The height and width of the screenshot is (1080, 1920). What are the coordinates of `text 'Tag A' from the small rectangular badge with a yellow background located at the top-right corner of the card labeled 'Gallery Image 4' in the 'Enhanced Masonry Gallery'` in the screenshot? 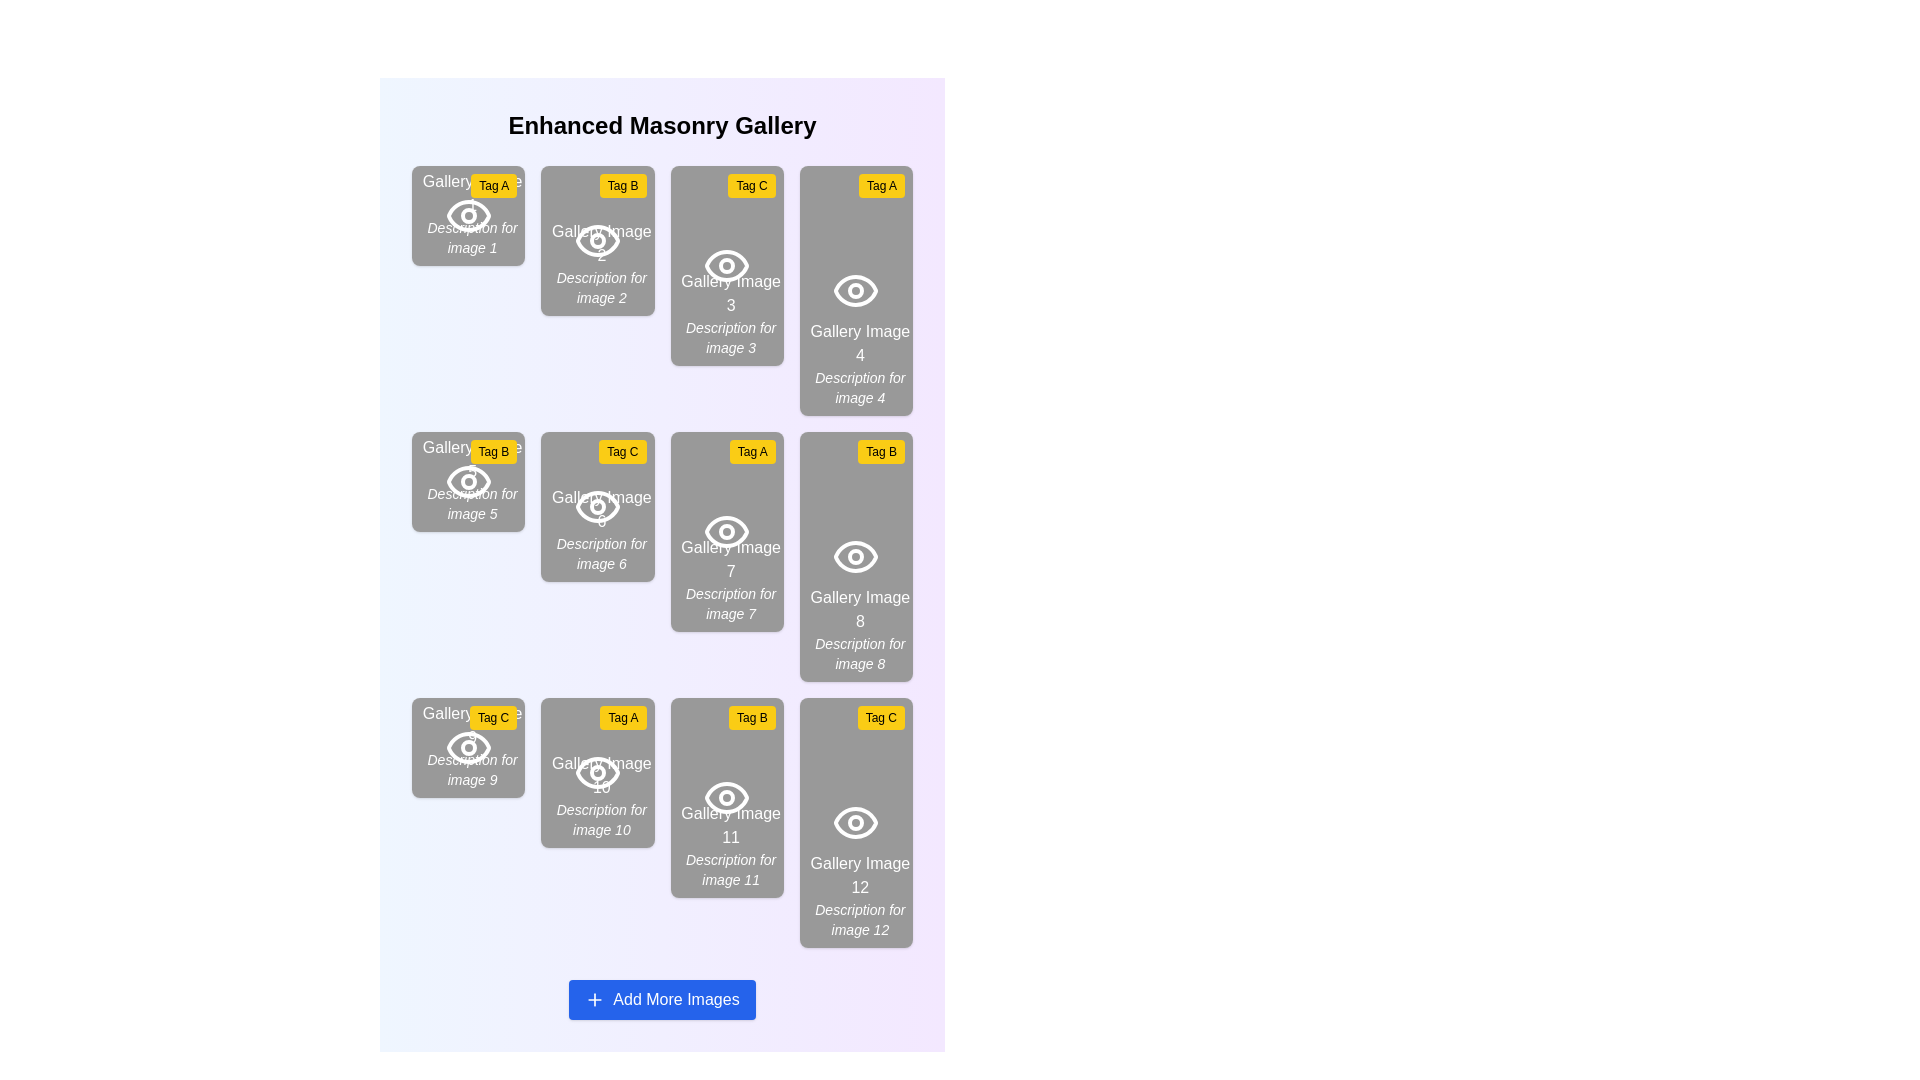 It's located at (881, 185).